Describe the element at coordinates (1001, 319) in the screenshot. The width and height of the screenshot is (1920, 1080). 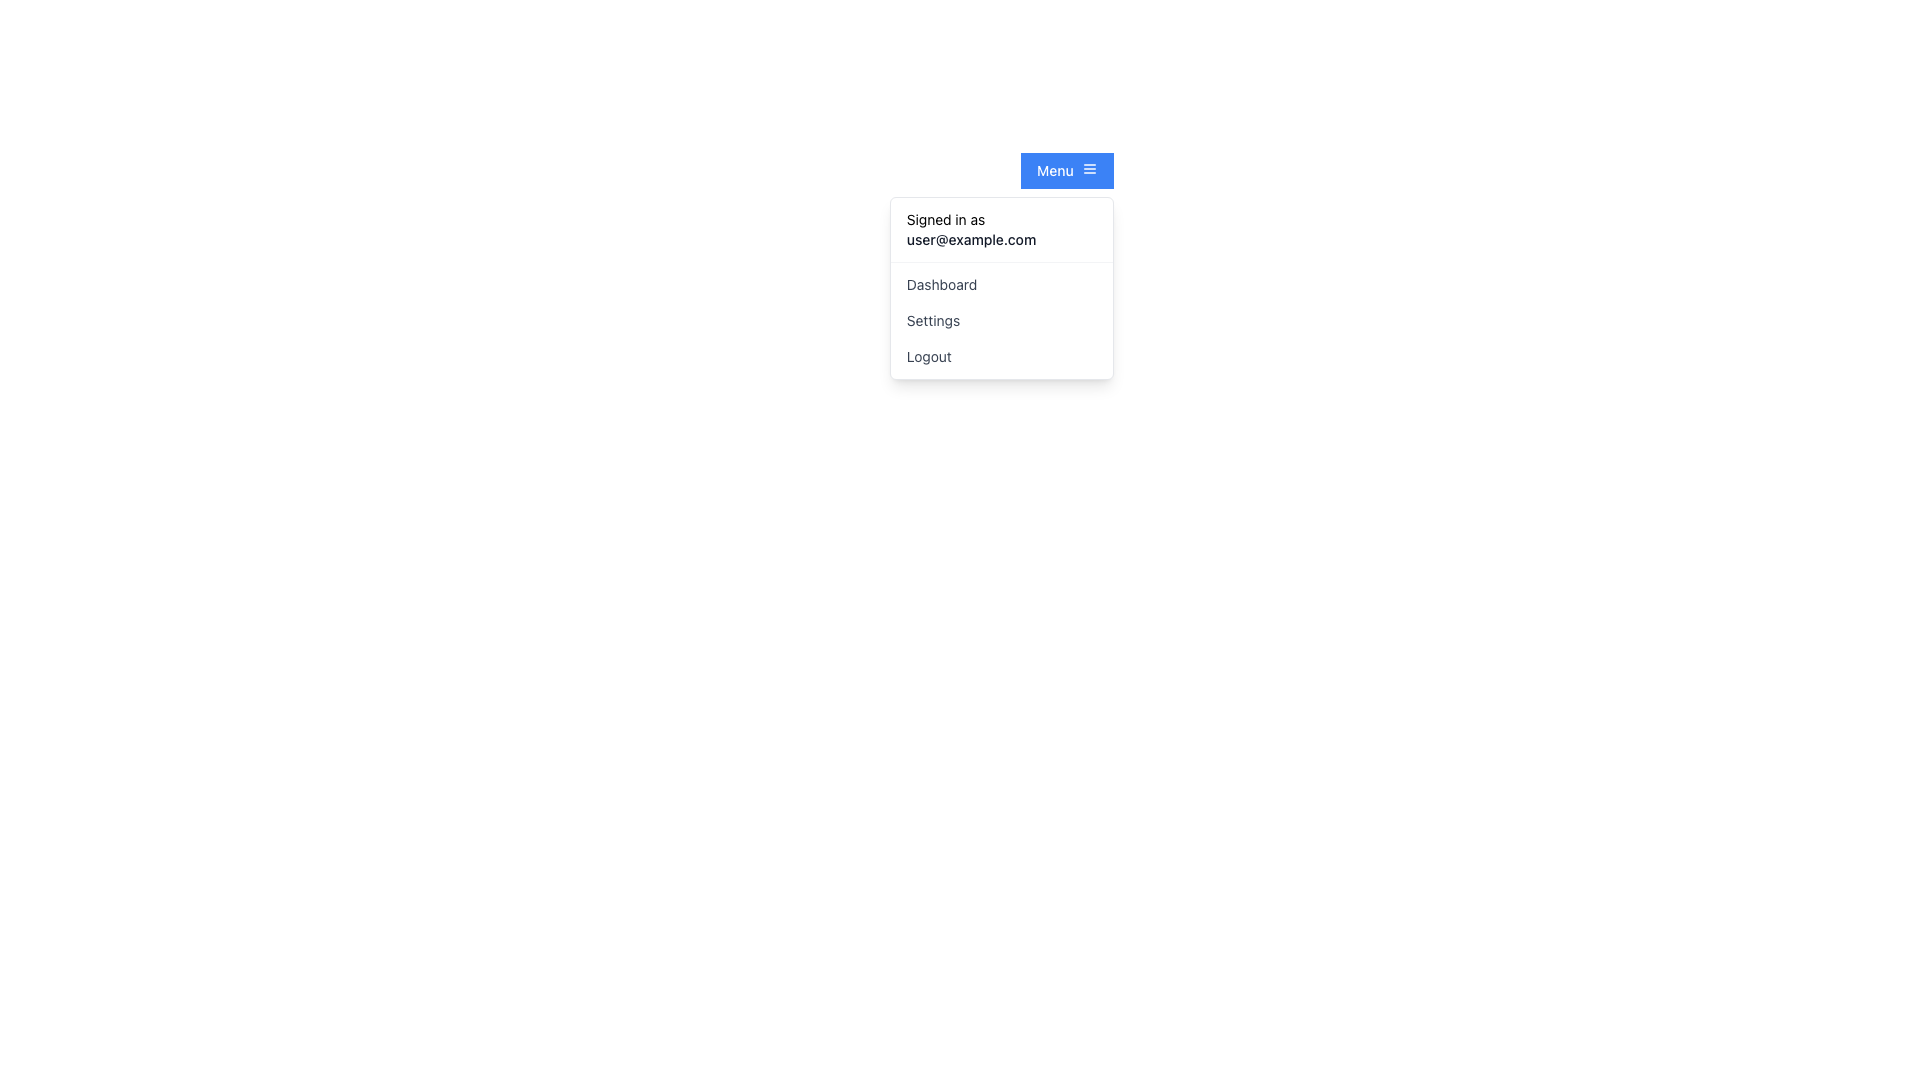
I see `the 'Settings' menu item in the dropdown menu` at that location.